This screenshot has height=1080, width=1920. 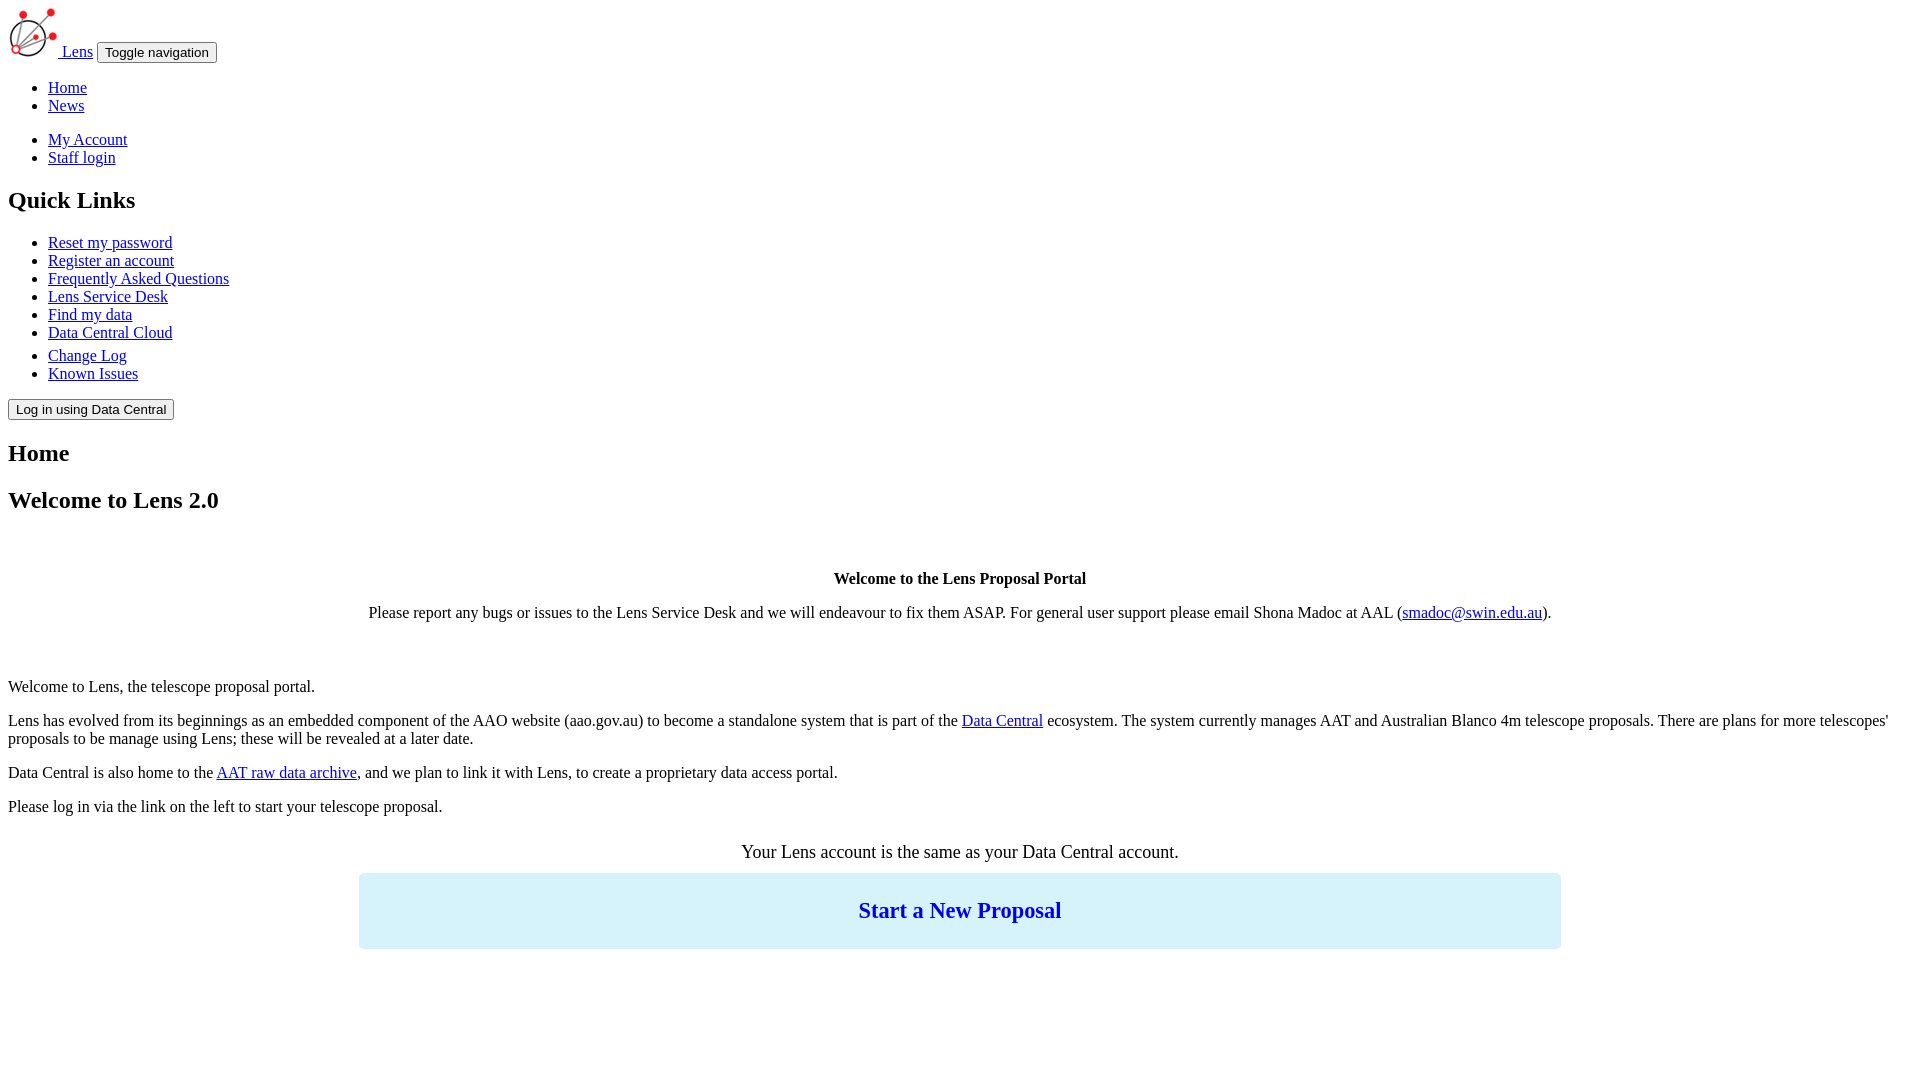 What do you see at coordinates (74, 8) in the screenshot?
I see `'Skip to main content'` at bounding box center [74, 8].